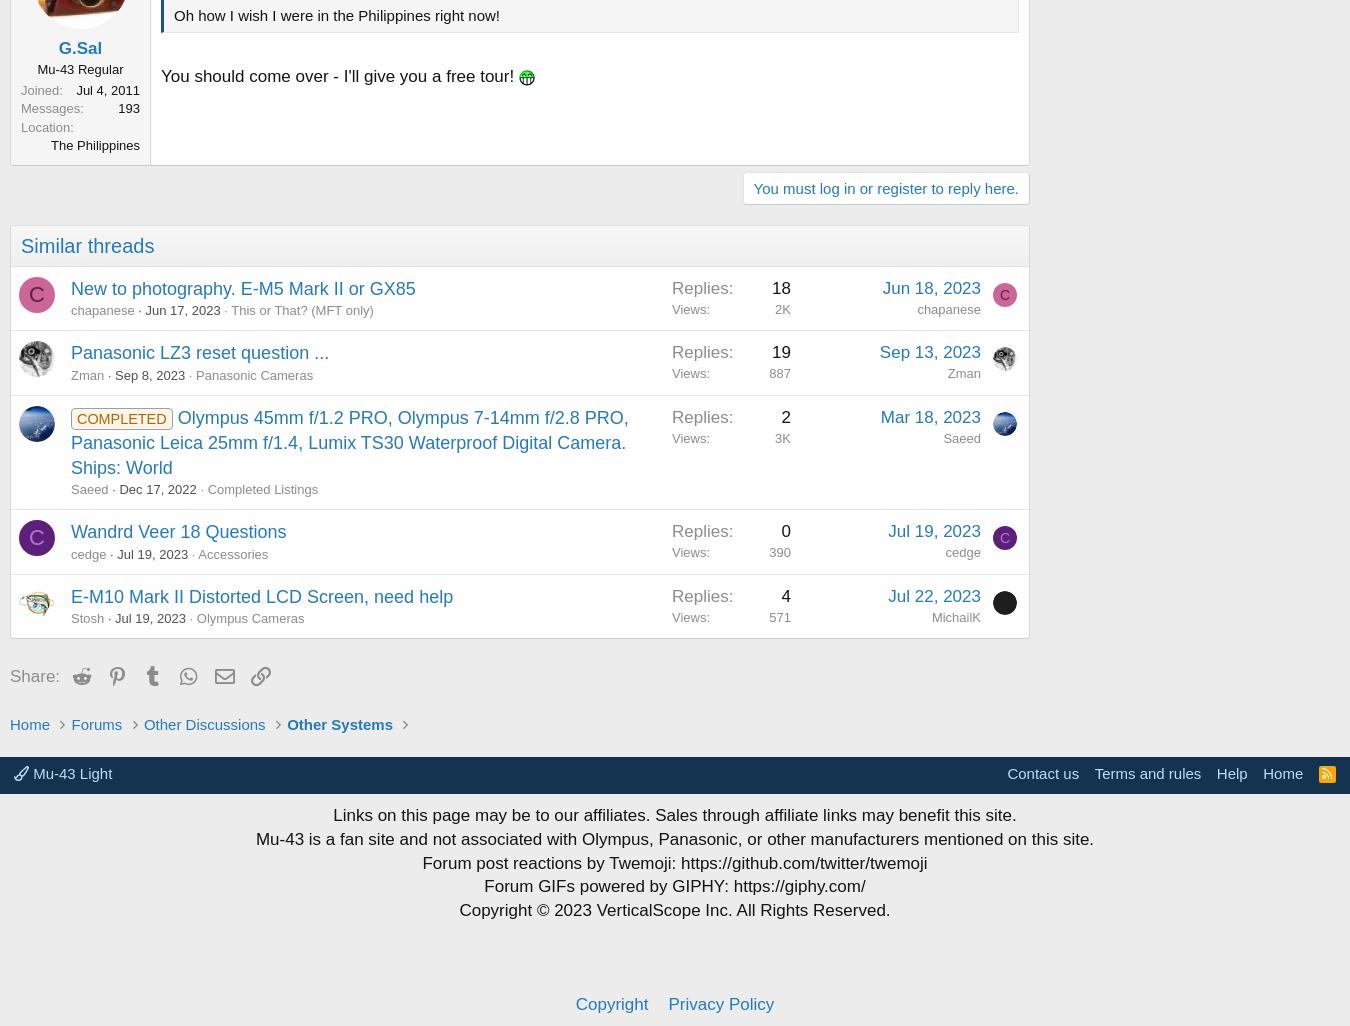 This screenshot has width=1350, height=1026. I want to click on 'Forum post reactions by Twemoji: https://github.com/twitter/twemoji', so click(674, 862).